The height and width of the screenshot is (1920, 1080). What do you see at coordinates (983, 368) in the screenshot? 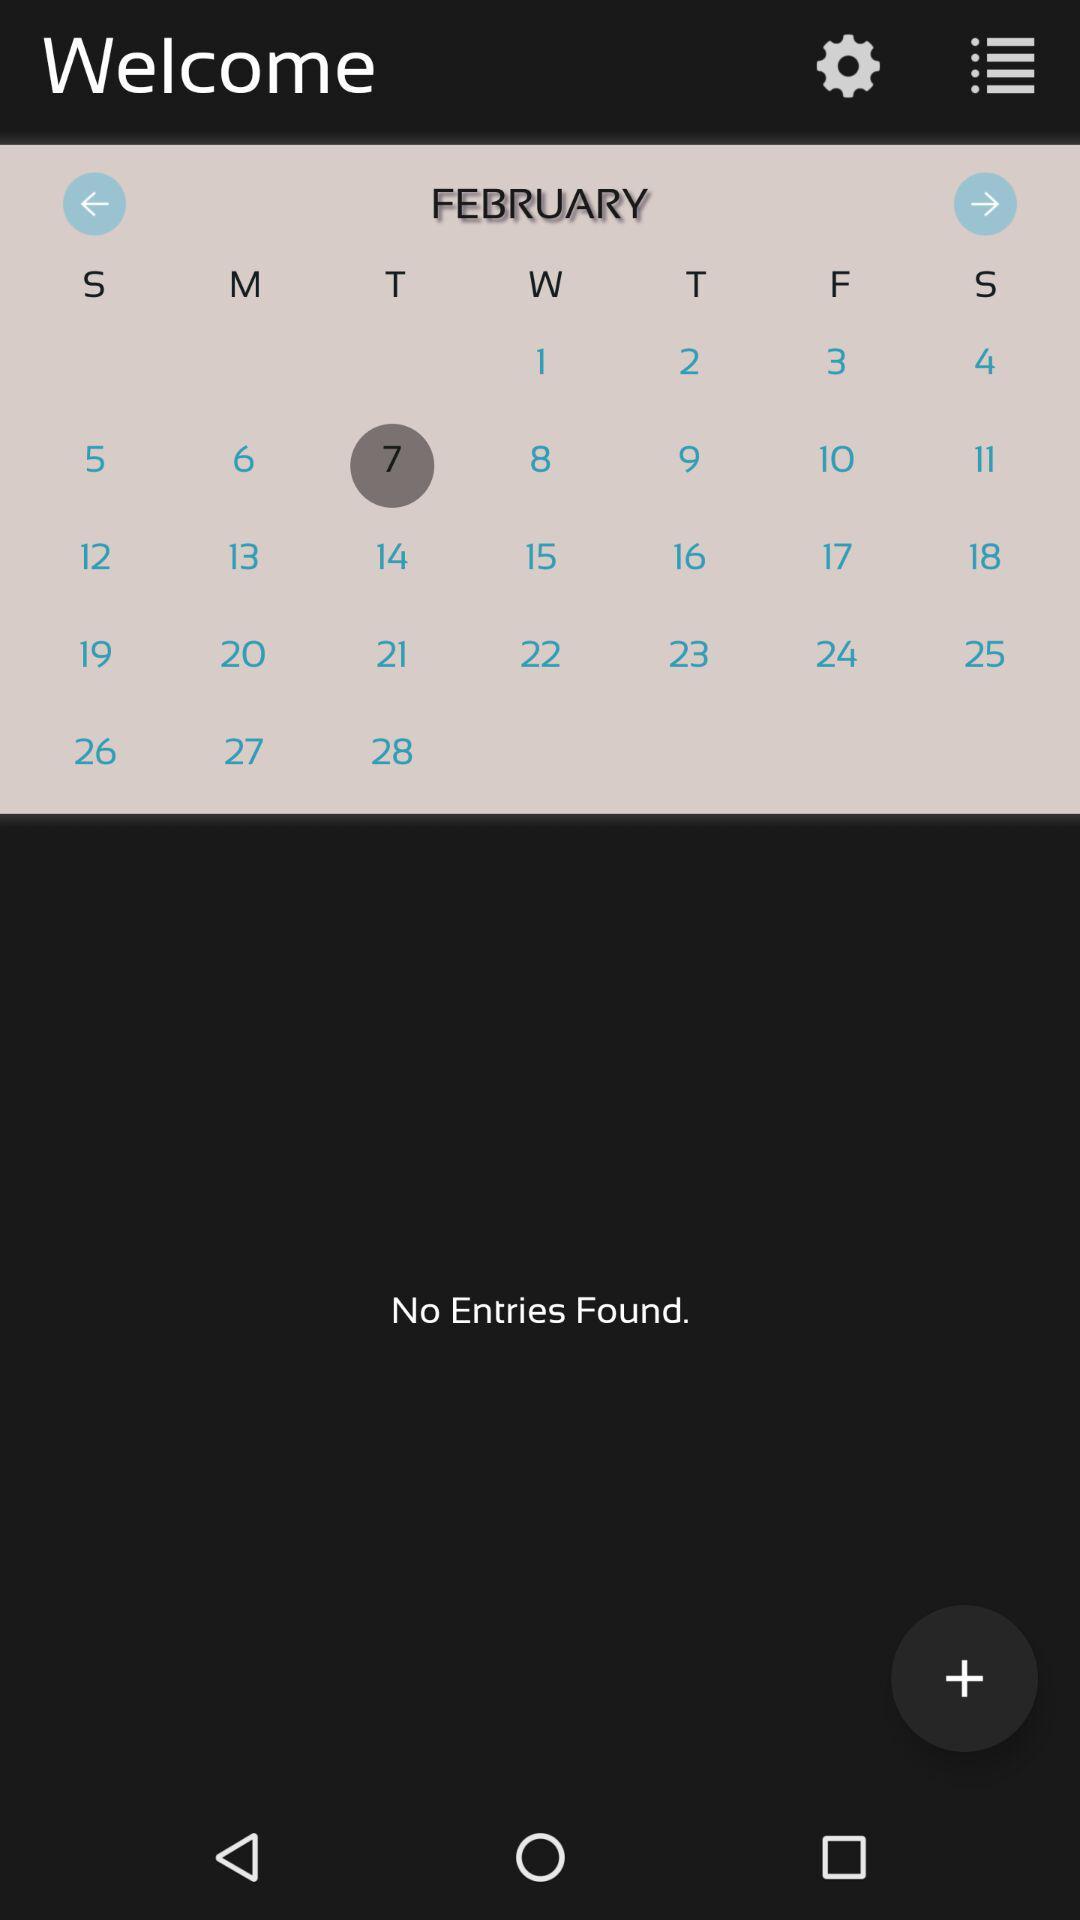
I see `the number 2  below s` at bounding box center [983, 368].